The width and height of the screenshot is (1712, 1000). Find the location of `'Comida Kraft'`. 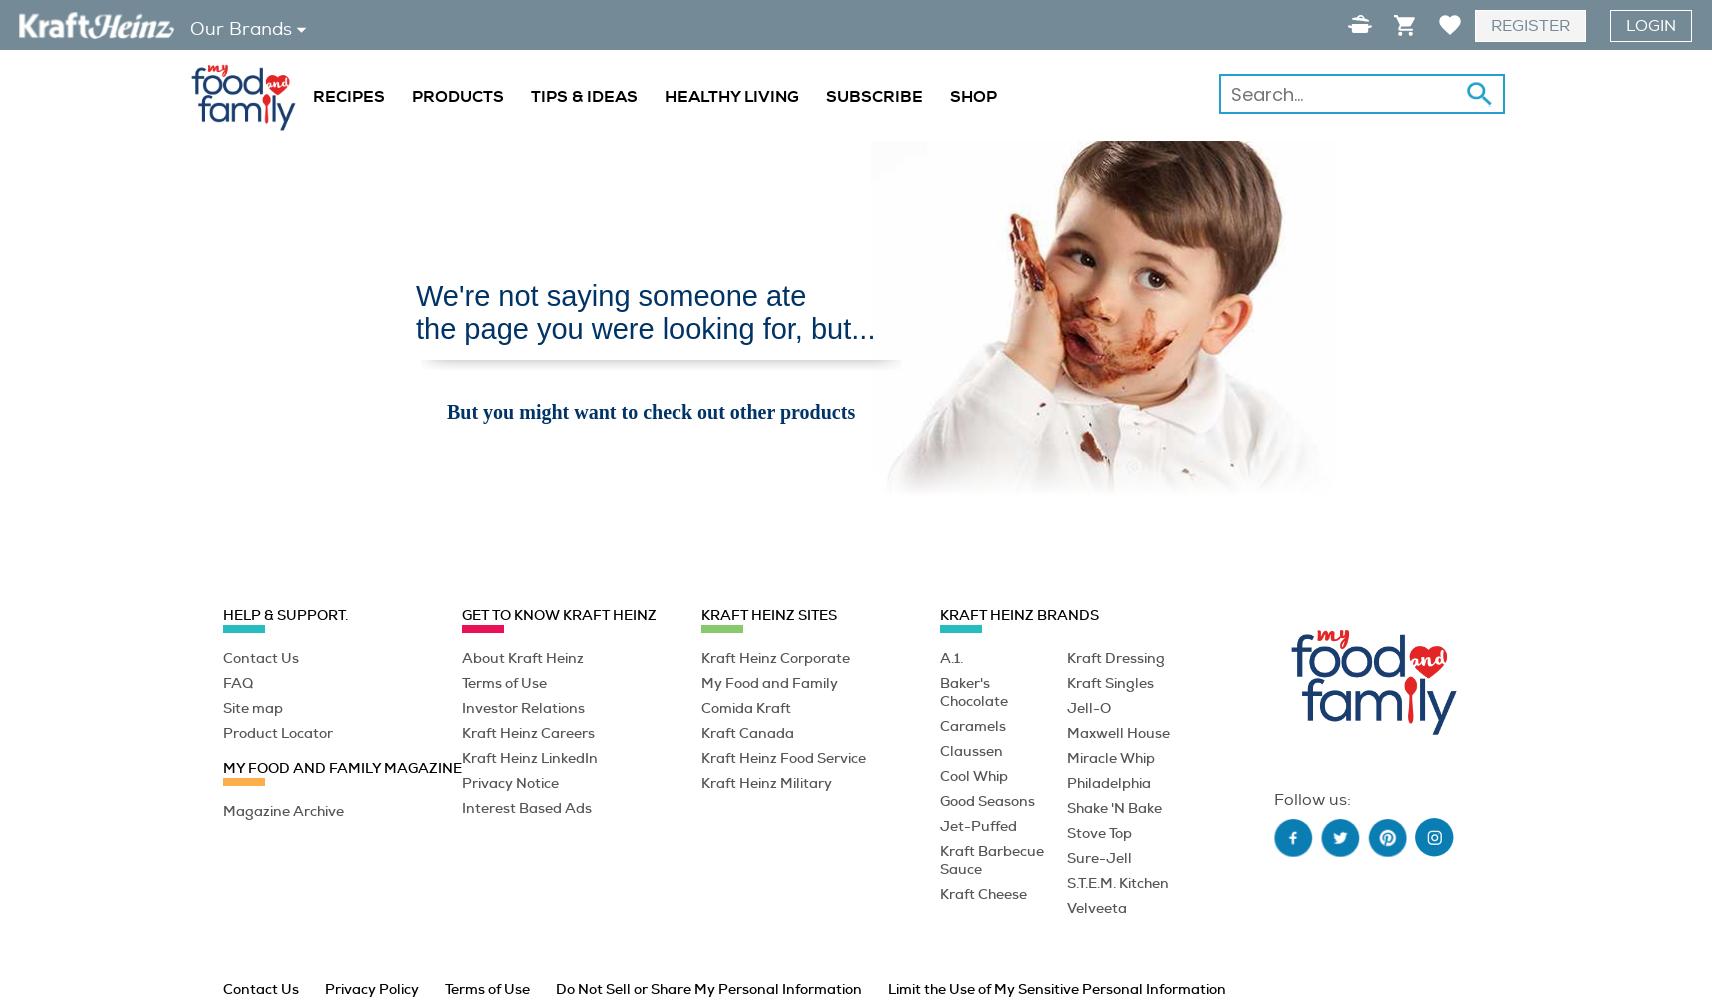

'Comida Kraft' is located at coordinates (745, 707).